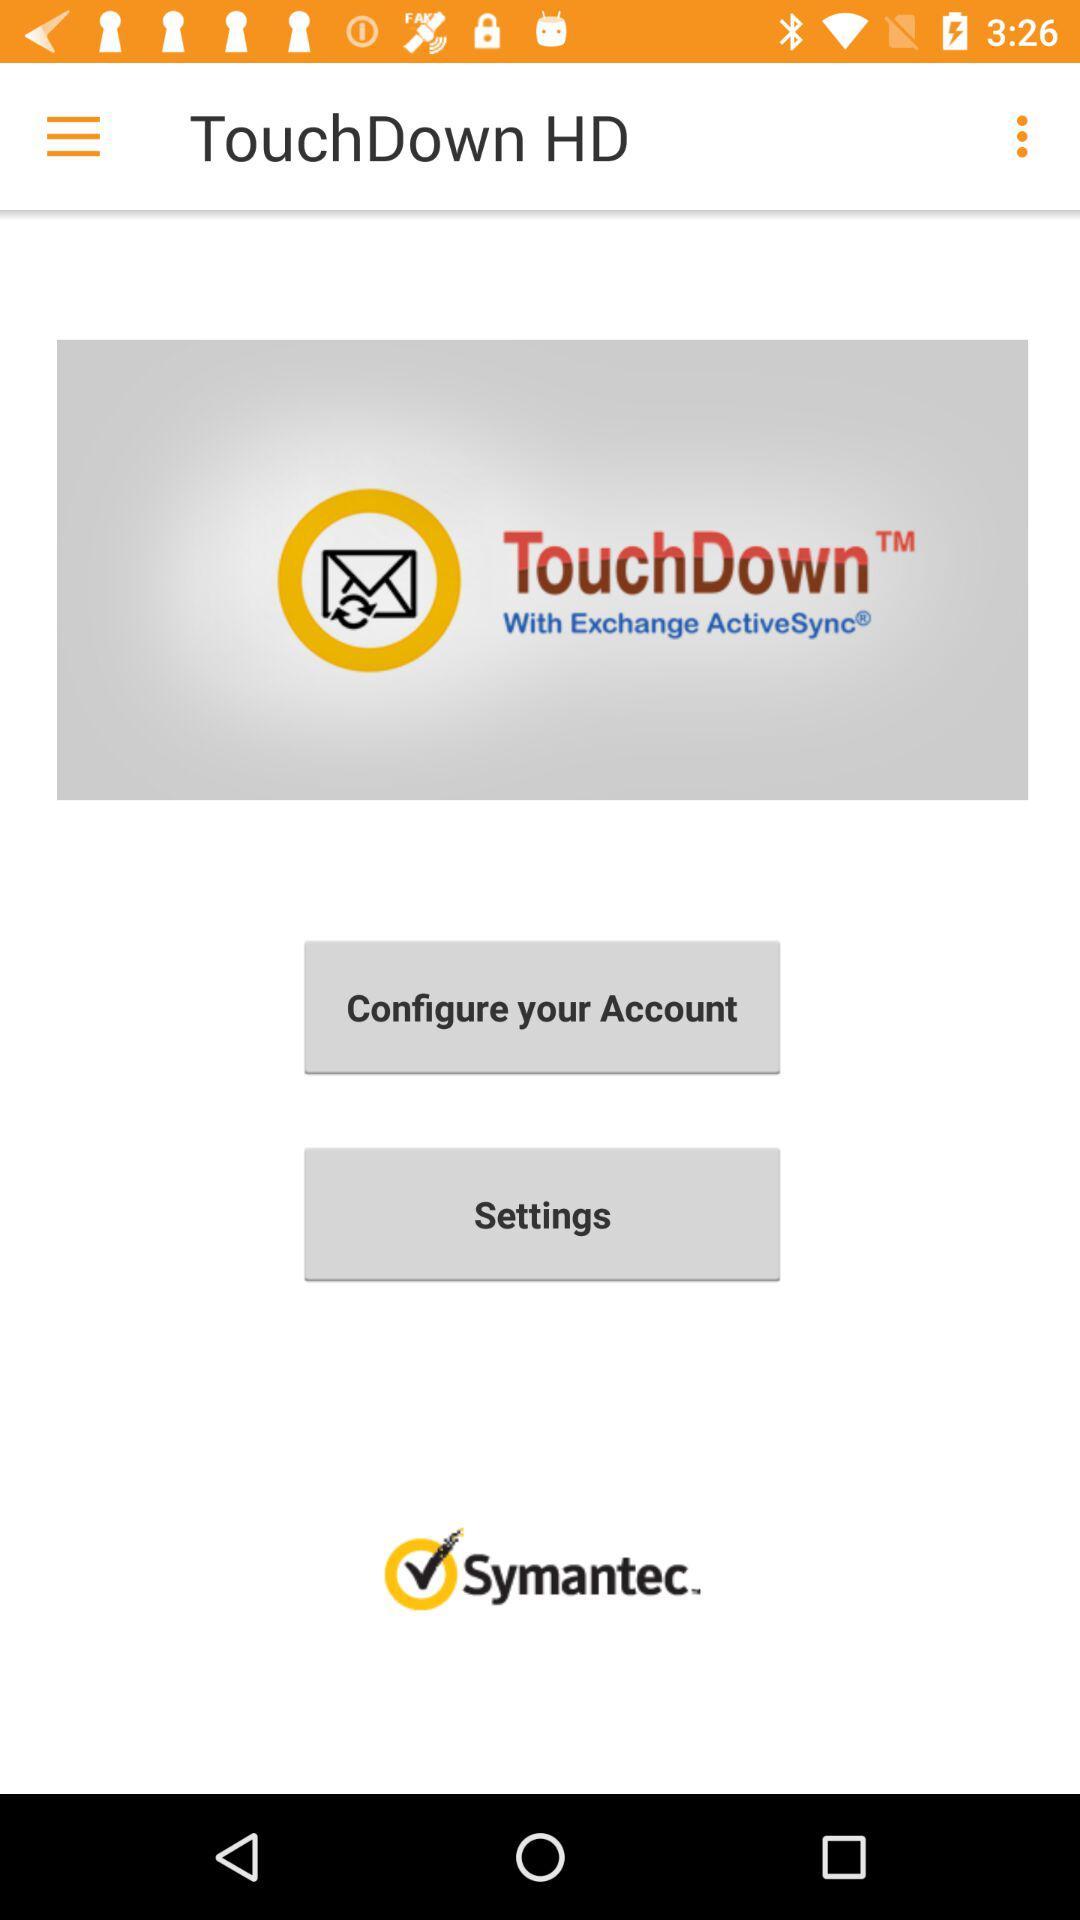 The width and height of the screenshot is (1080, 1920). Describe the element at coordinates (542, 1213) in the screenshot. I see `item below configure your account icon` at that location.